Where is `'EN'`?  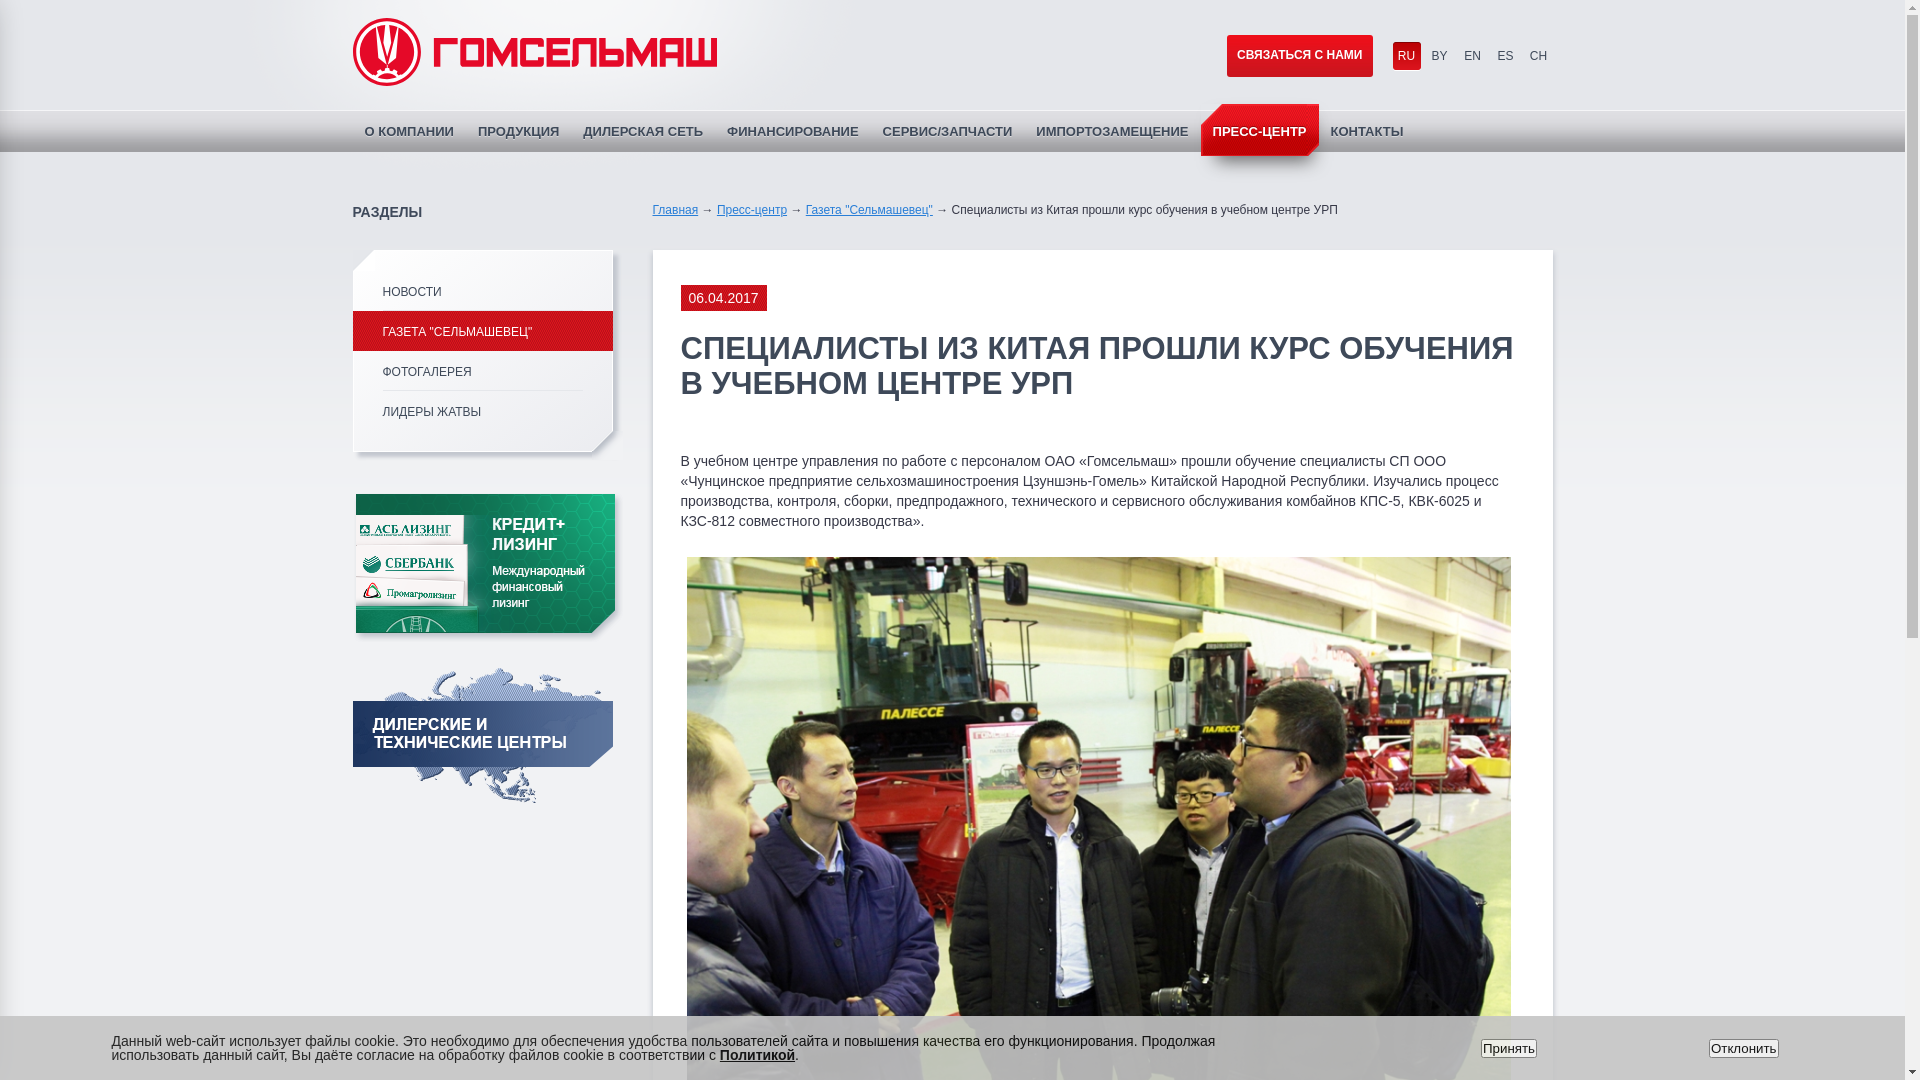
'EN' is located at coordinates (1472, 55).